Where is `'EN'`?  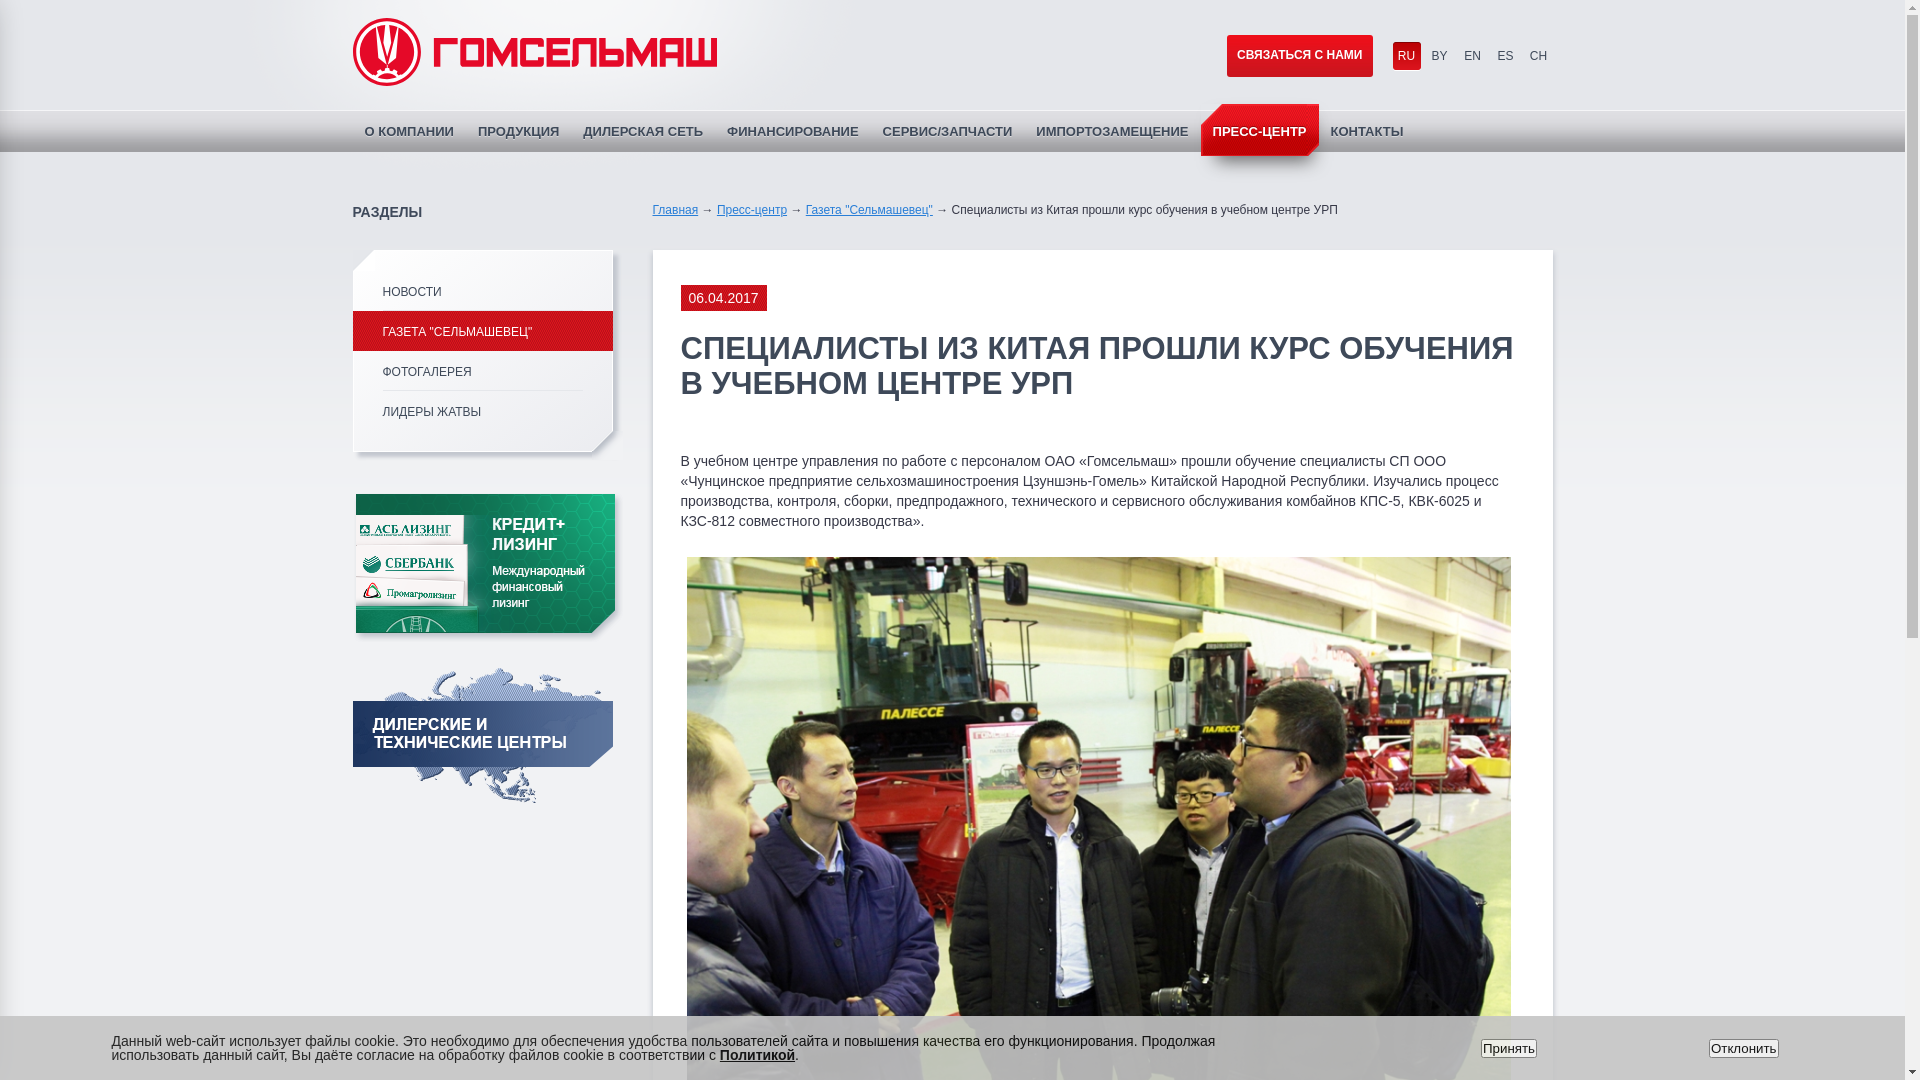
'EN' is located at coordinates (1472, 55).